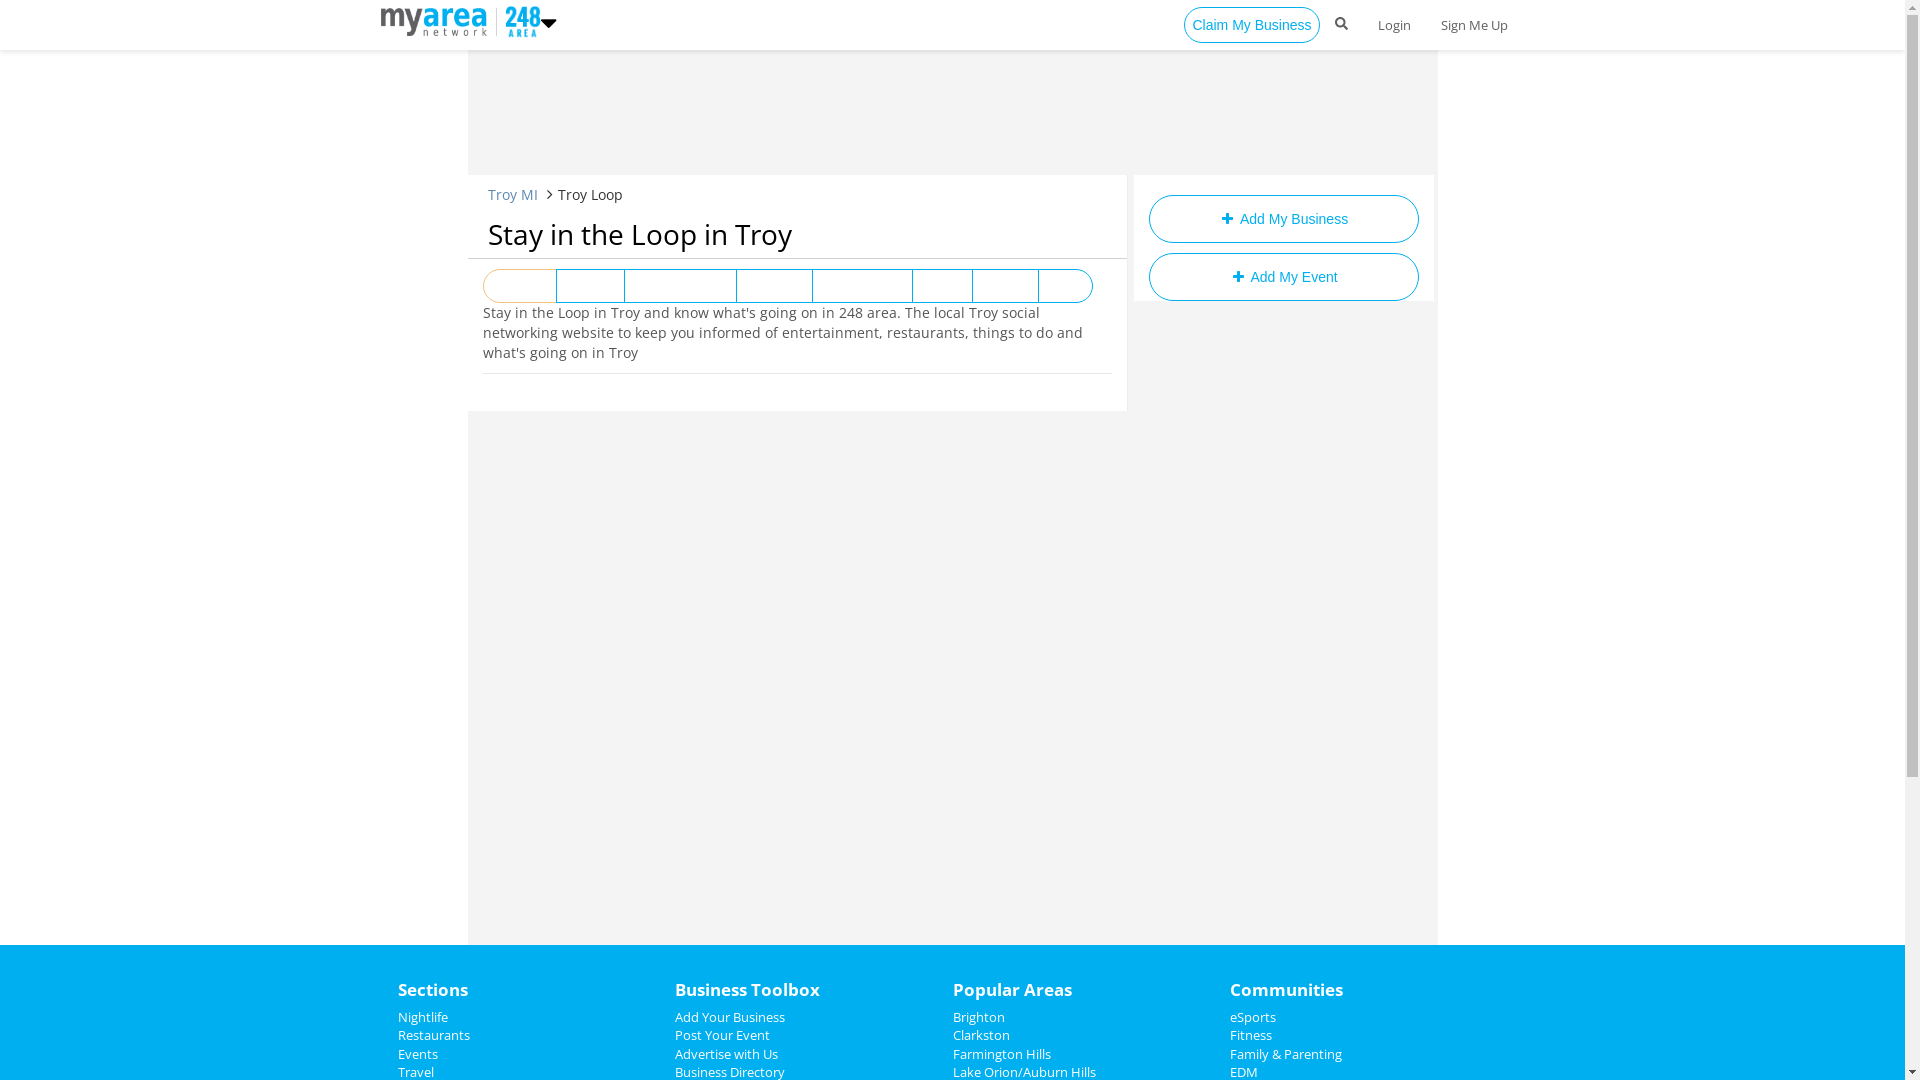  Describe the element at coordinates (1474, 24) in the screenshot. I see `'Sign Me Up'` at that location.